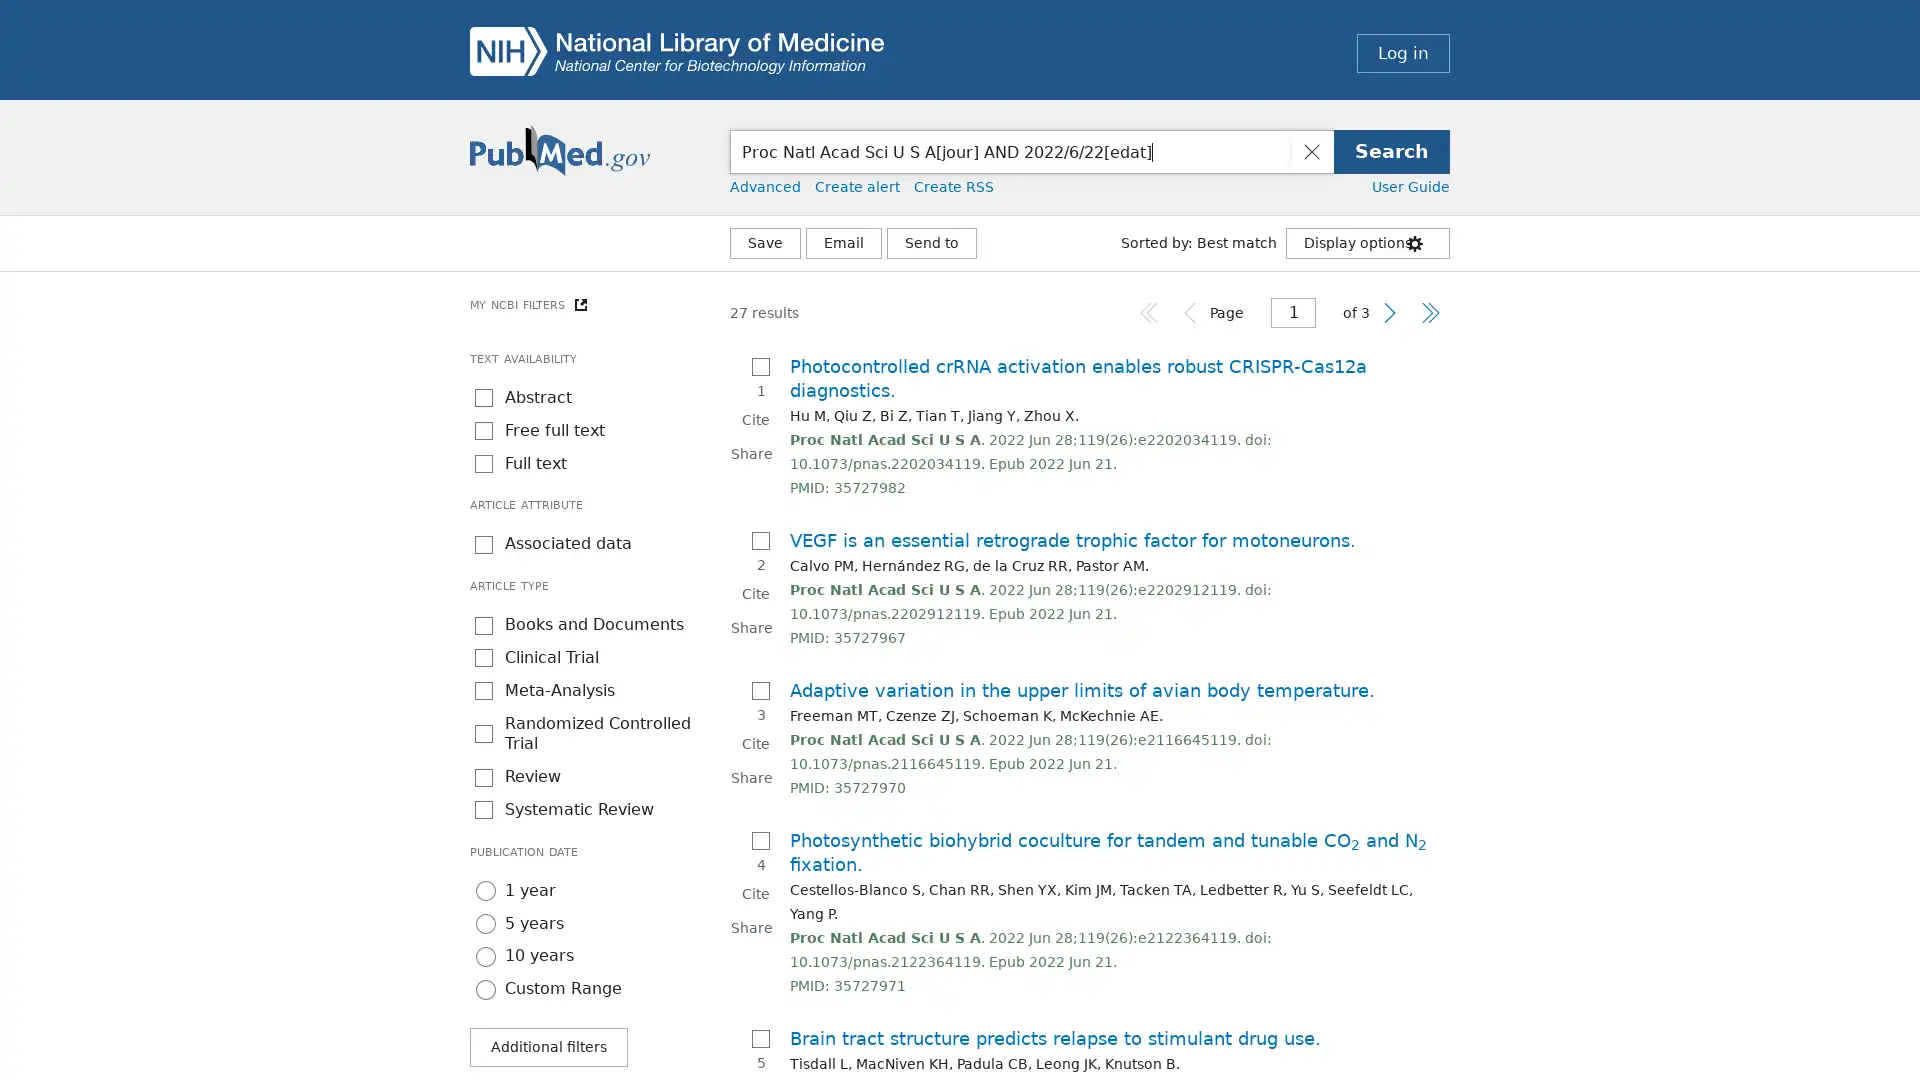 The width and height of the screenshot is (1920, 1080). Describe the element at coordinates (1150, 312) in the screenshot. I see `Navigates to the first page of results.` at that location.